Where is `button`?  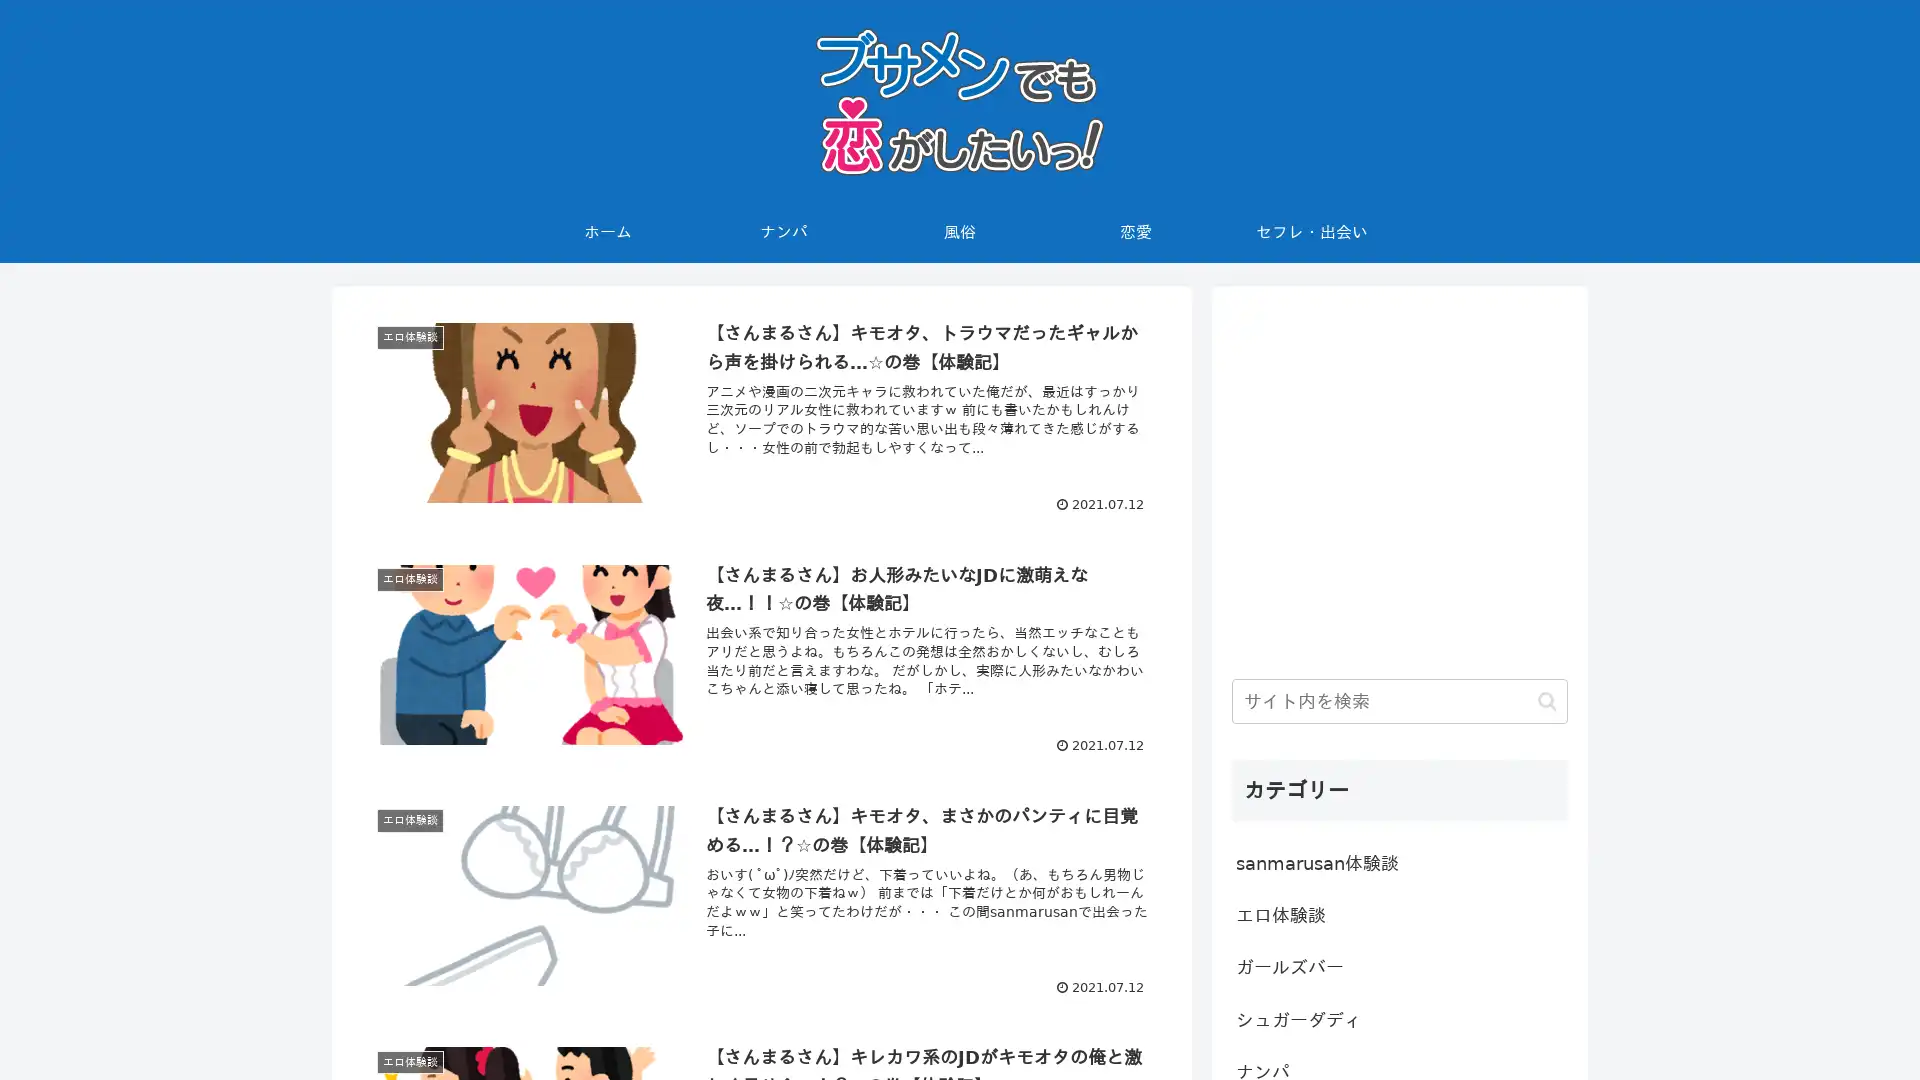 button is located at coordinates (1546, 700).